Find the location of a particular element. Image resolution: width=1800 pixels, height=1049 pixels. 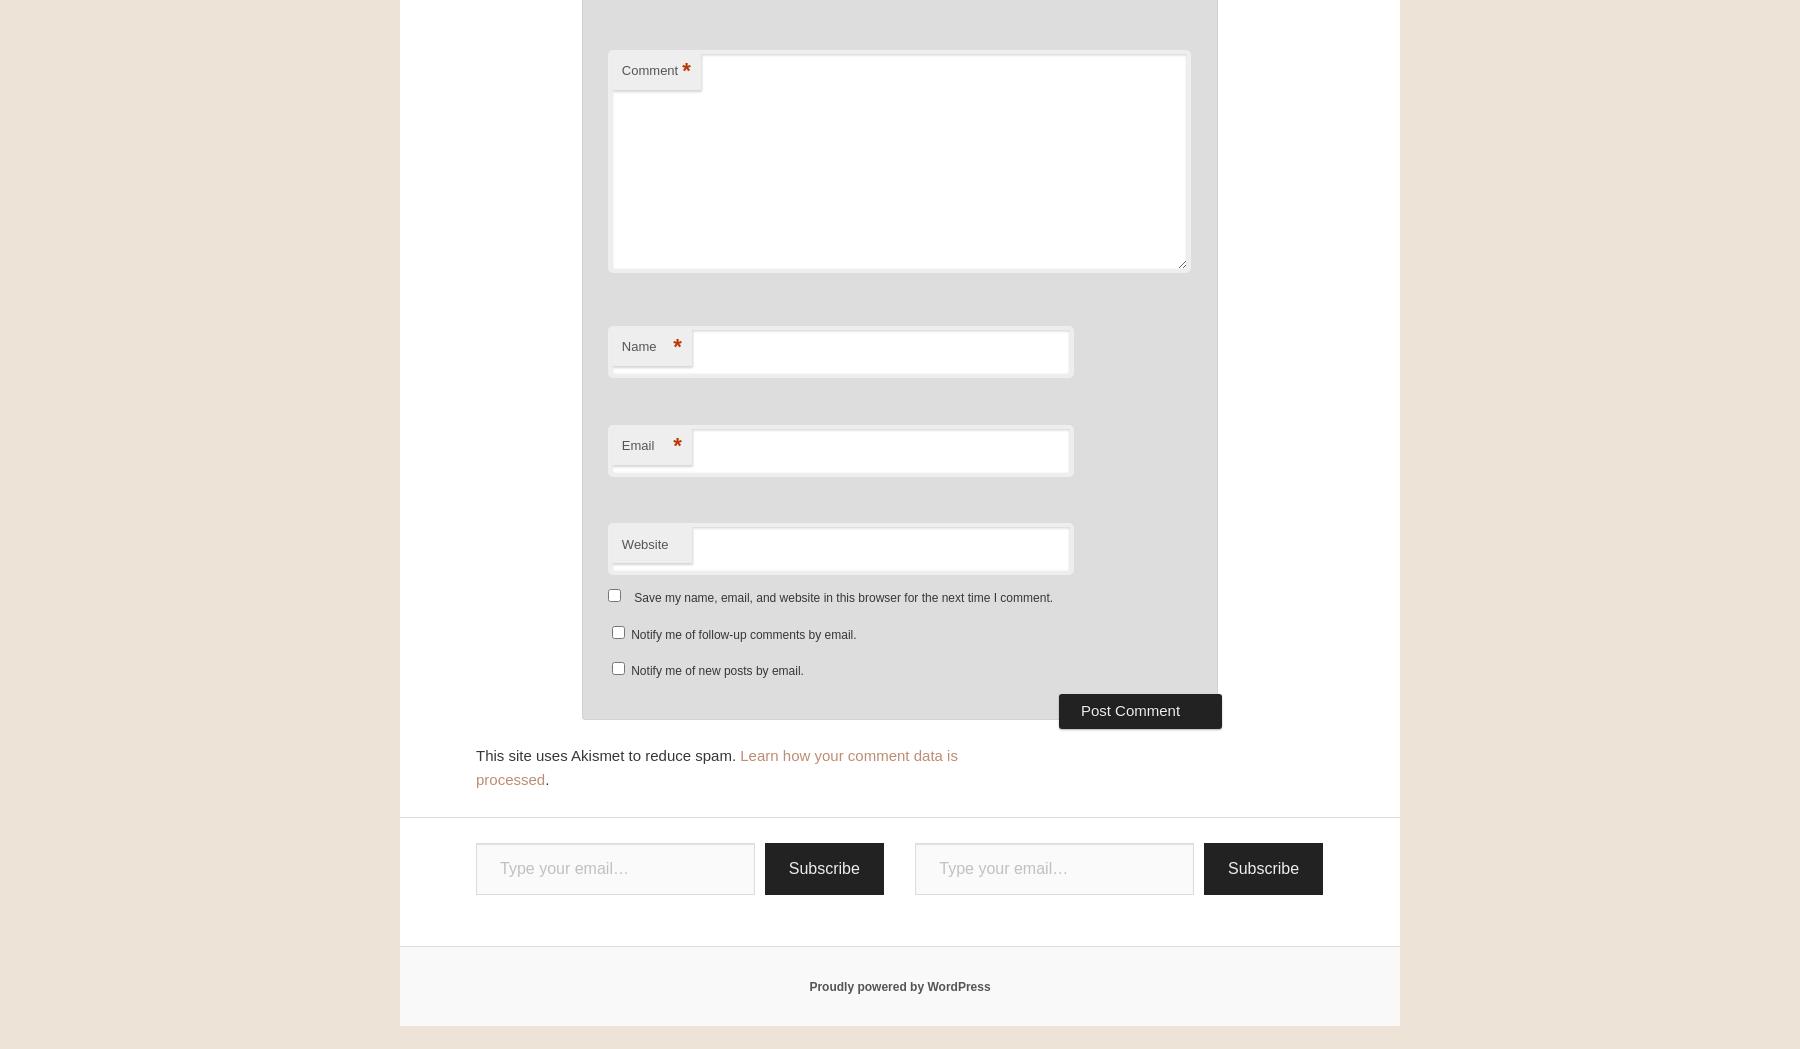

'Notify me of follow-up comments by email.' is located at coordinates (631, 634).